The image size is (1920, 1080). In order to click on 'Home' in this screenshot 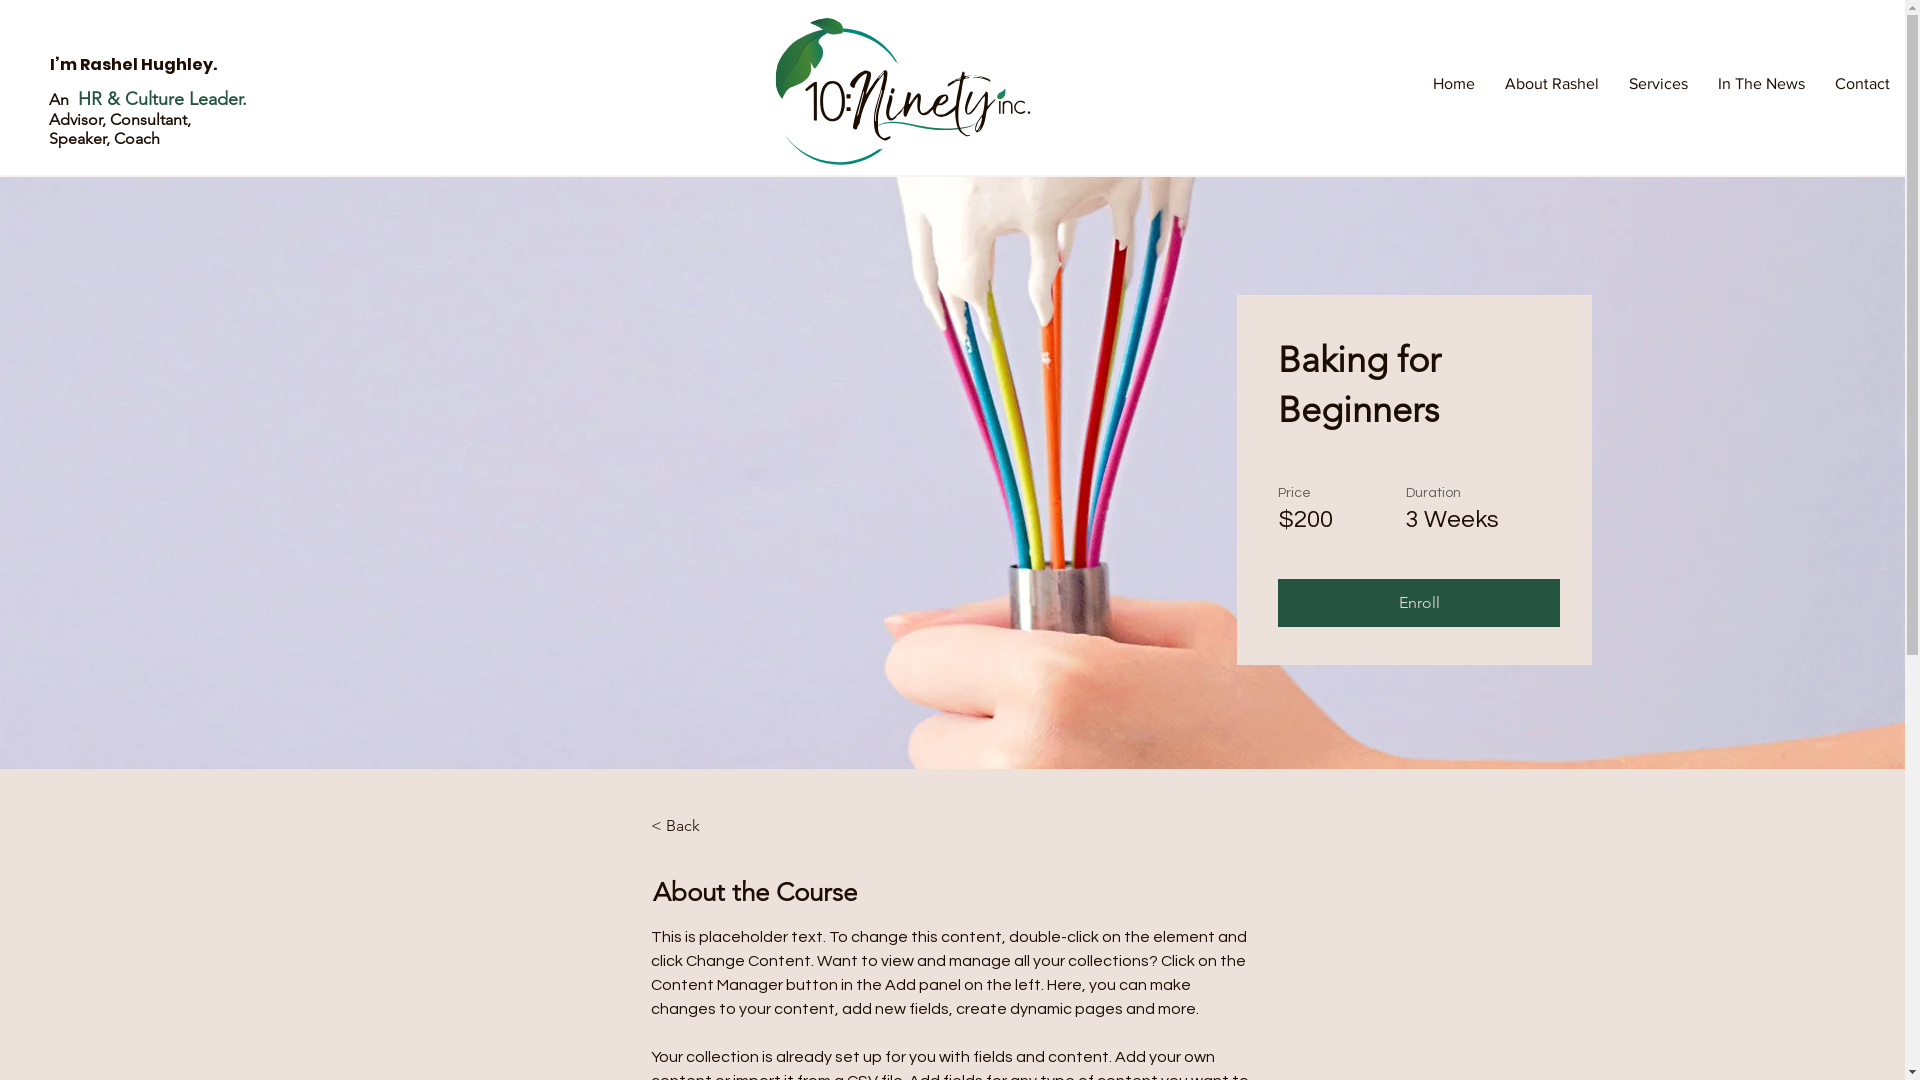, I will do `click(1454, 83)`.